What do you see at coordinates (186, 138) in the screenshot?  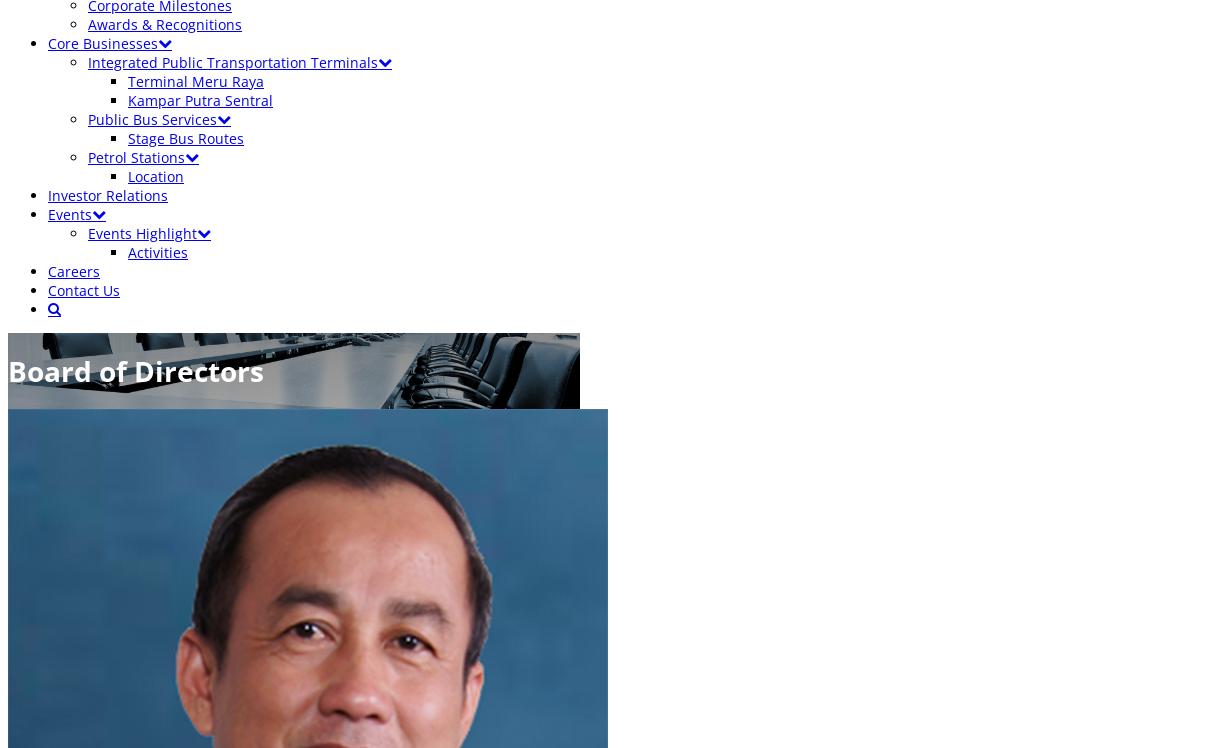 I see `'Stage Bus Routes'` at bounding box center [186, 138].